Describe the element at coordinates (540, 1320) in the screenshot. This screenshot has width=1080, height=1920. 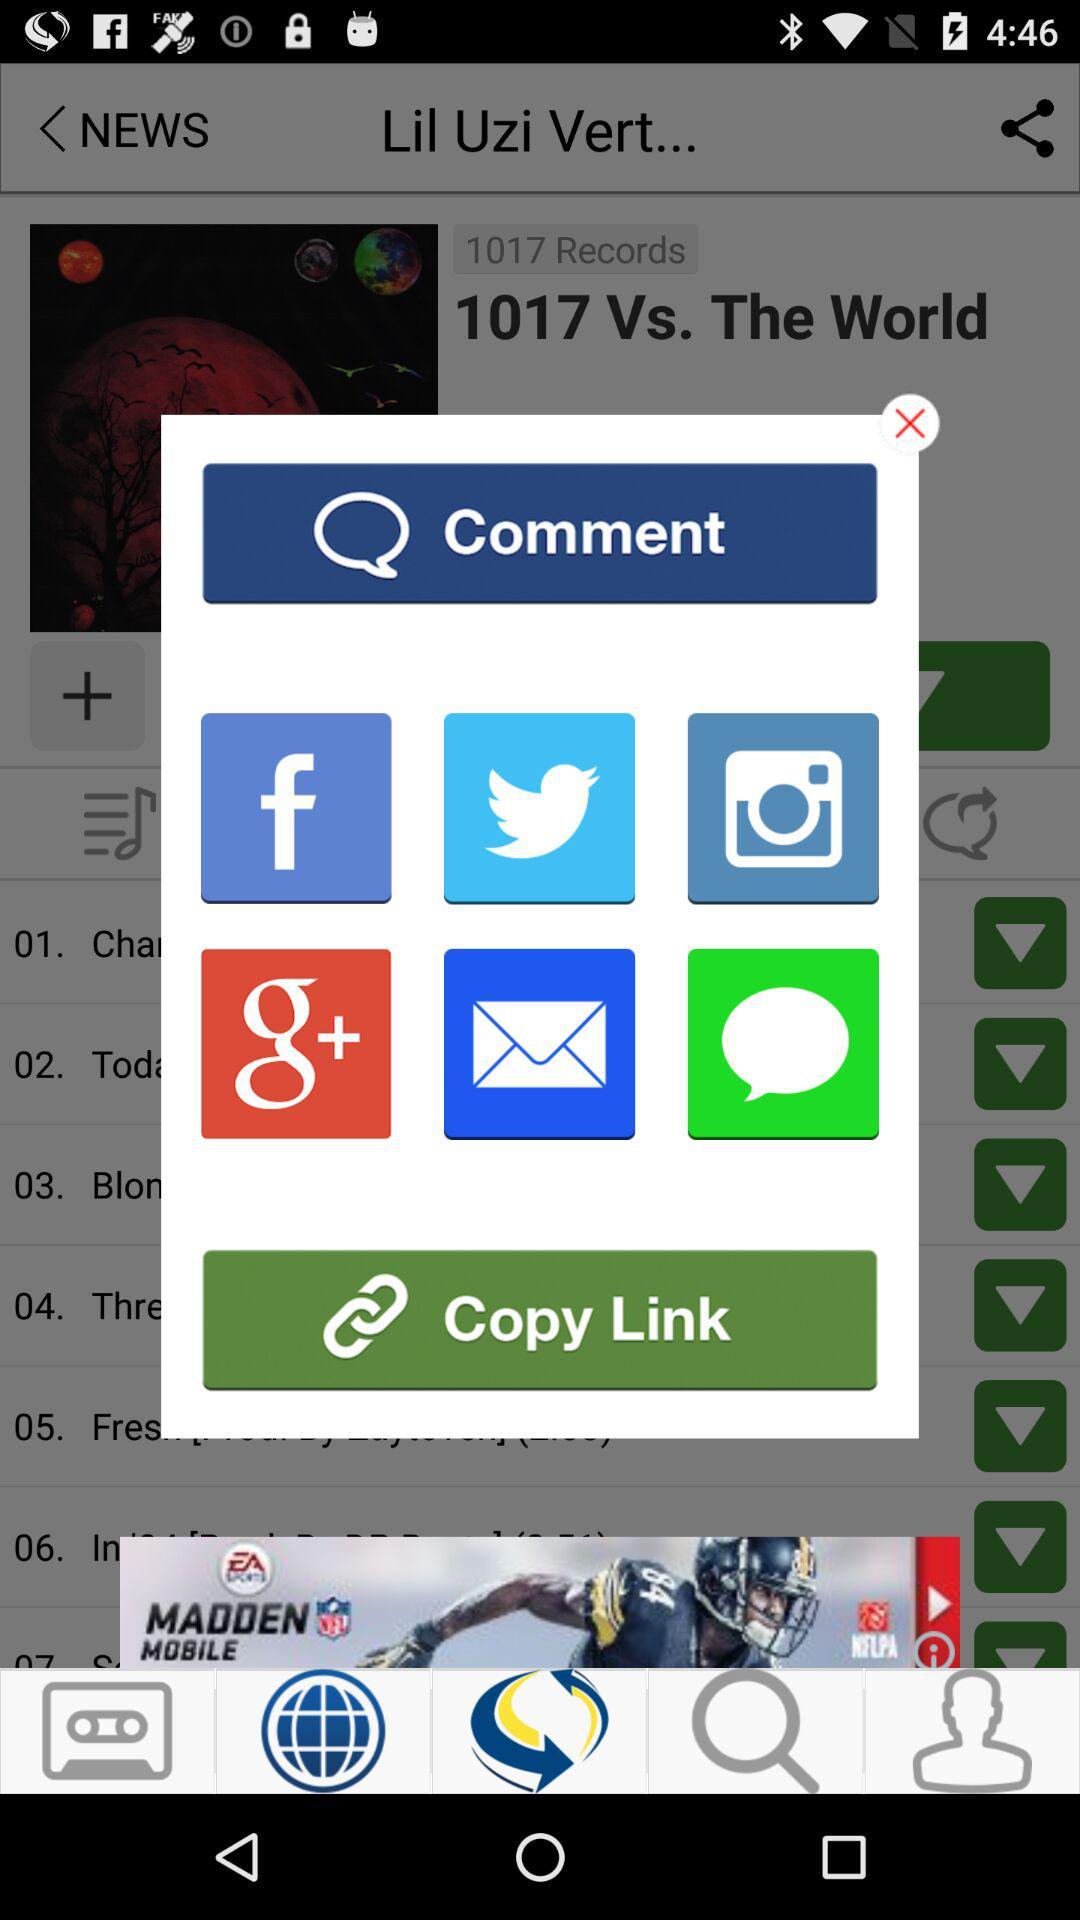
I see `copy link address` at that location.